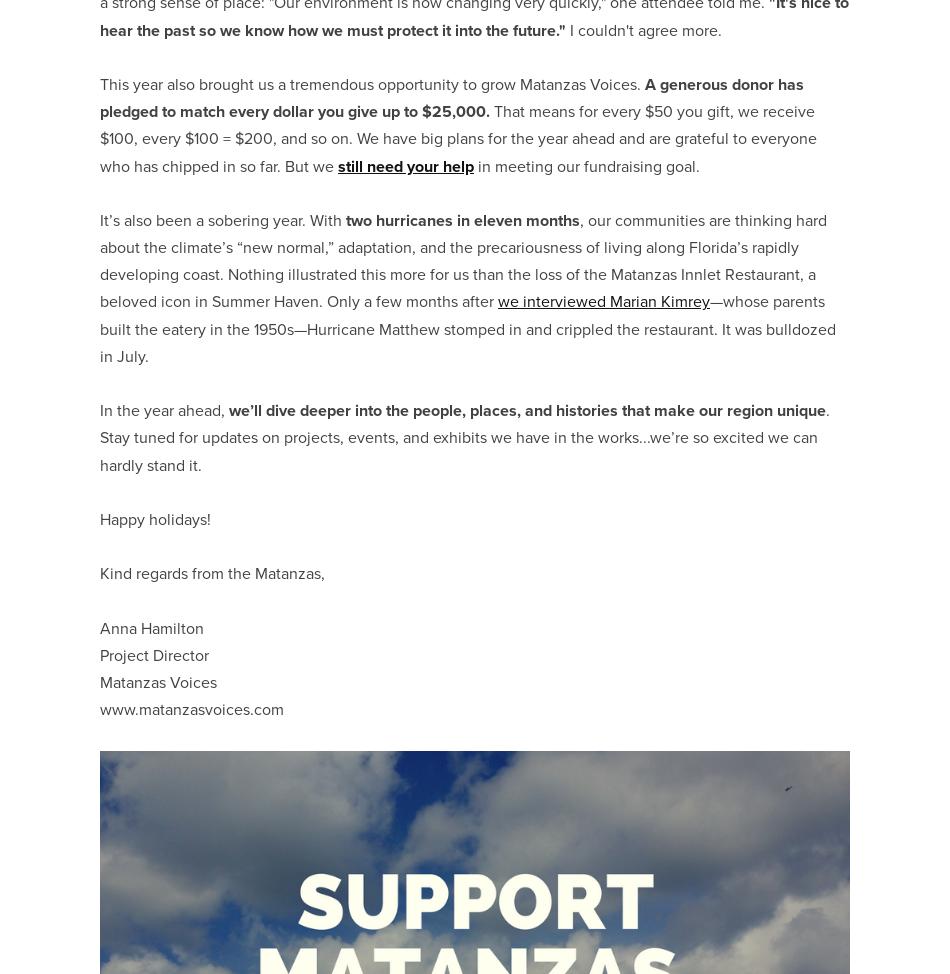 The image size is (950, 974). I want to click on 'we interviewed Marian Kimrey', so click(604, 300).